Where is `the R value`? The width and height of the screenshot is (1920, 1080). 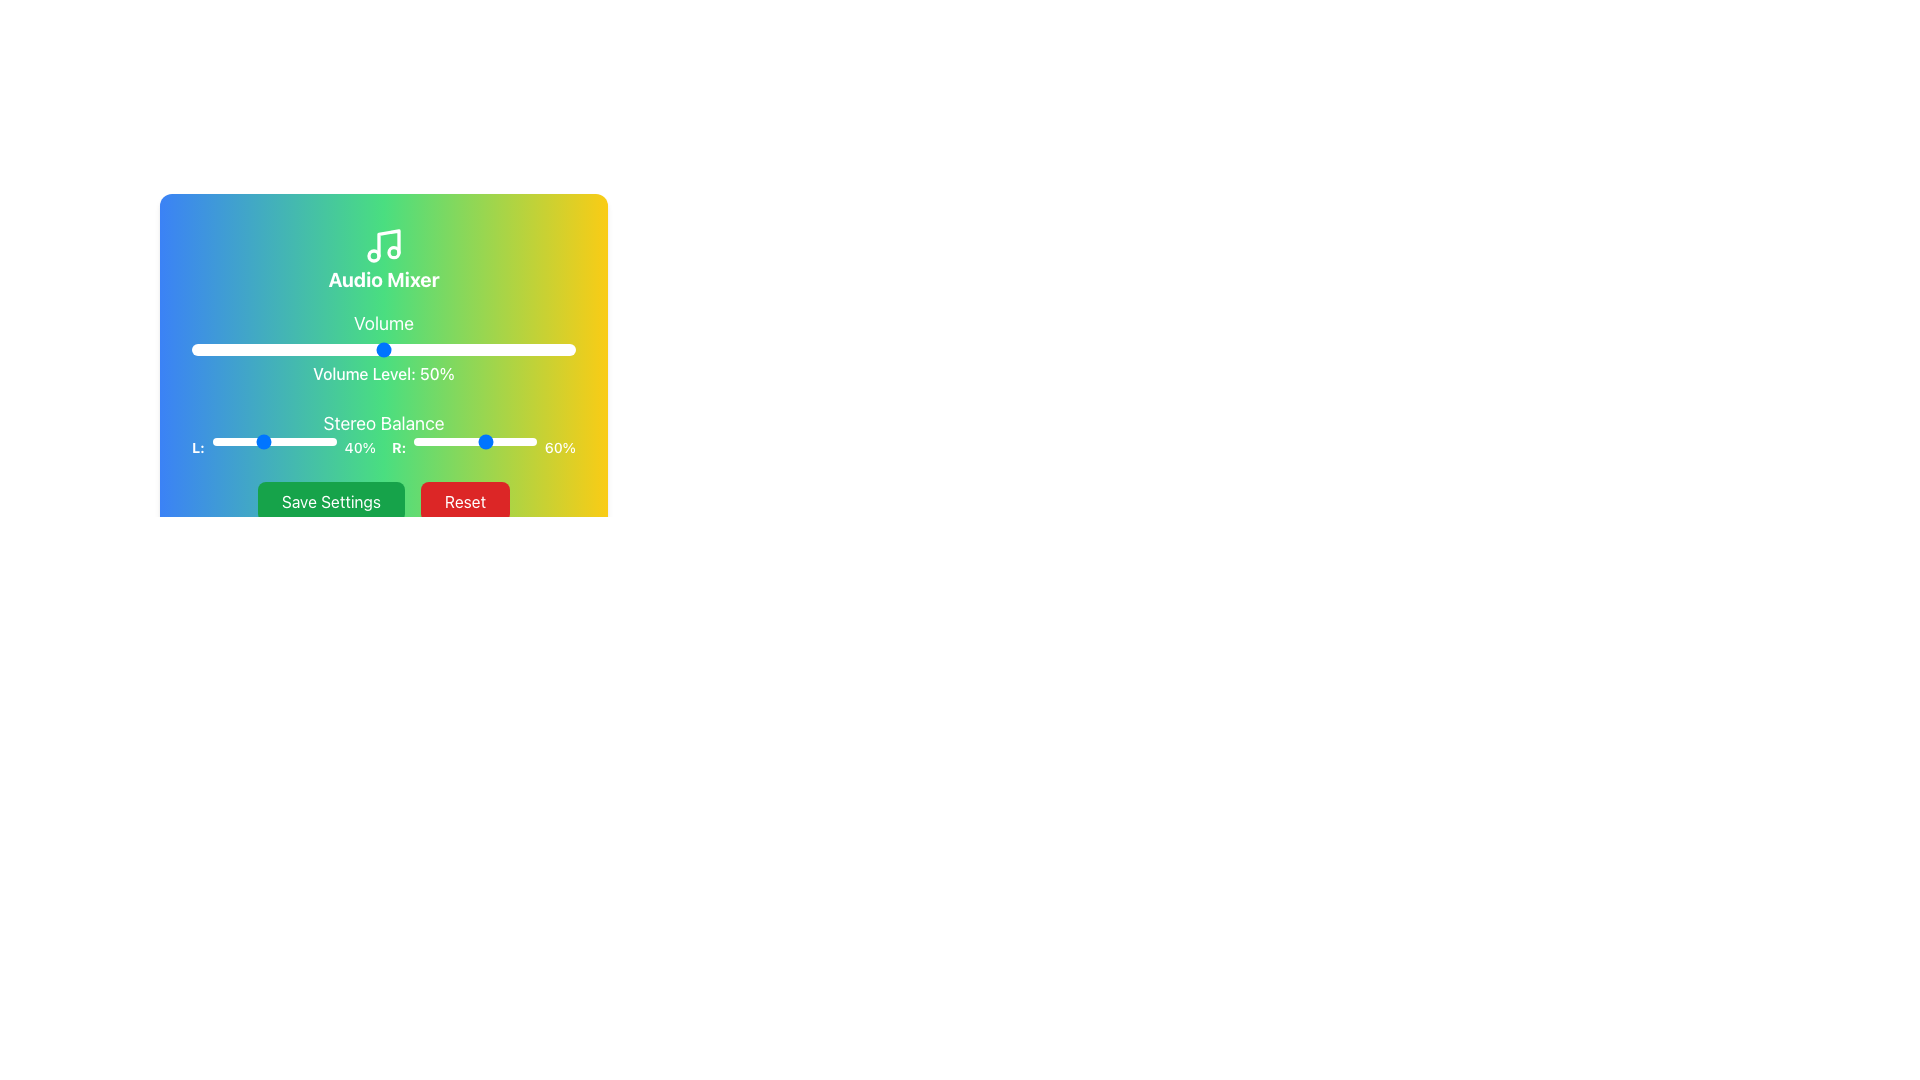 the R value is located at coordinates (513, 441).